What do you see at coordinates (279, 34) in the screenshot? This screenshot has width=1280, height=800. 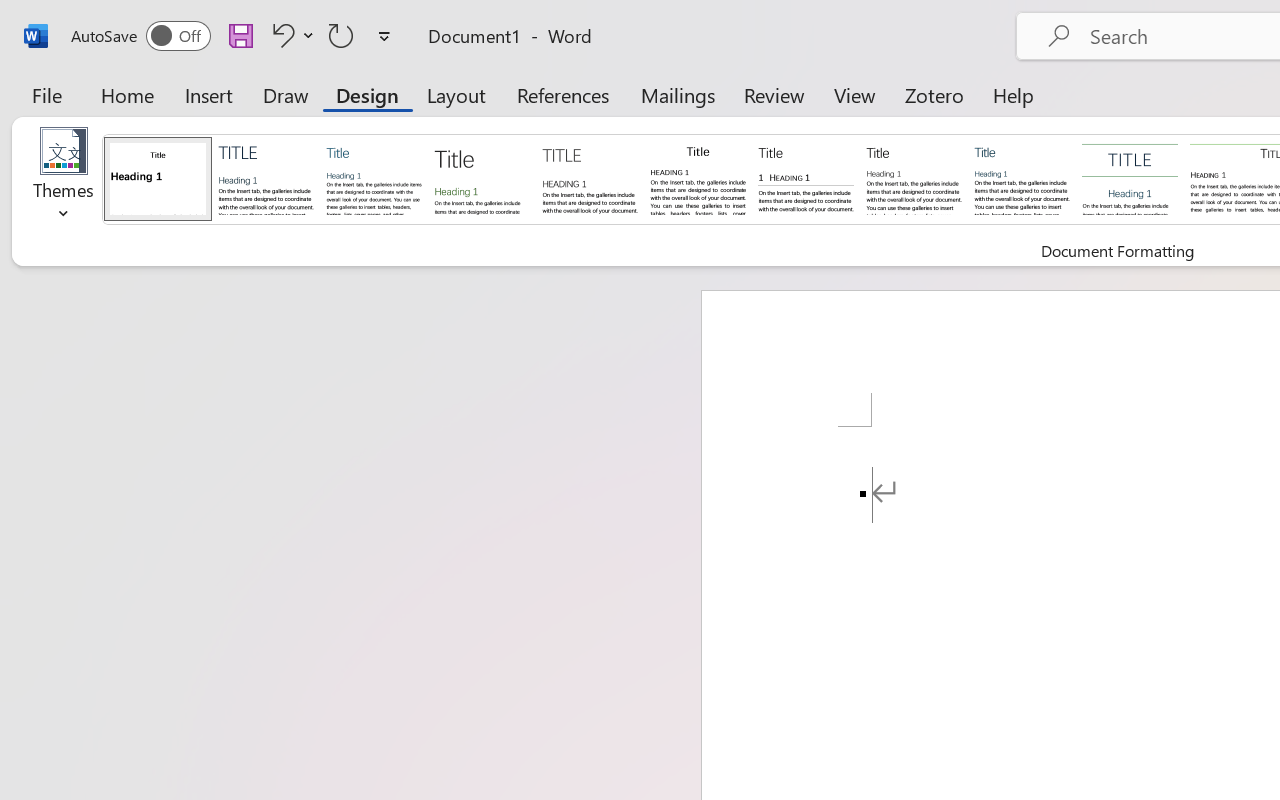 I see `'Undo Apply Quick Style'` at bounding box center [279, 34].